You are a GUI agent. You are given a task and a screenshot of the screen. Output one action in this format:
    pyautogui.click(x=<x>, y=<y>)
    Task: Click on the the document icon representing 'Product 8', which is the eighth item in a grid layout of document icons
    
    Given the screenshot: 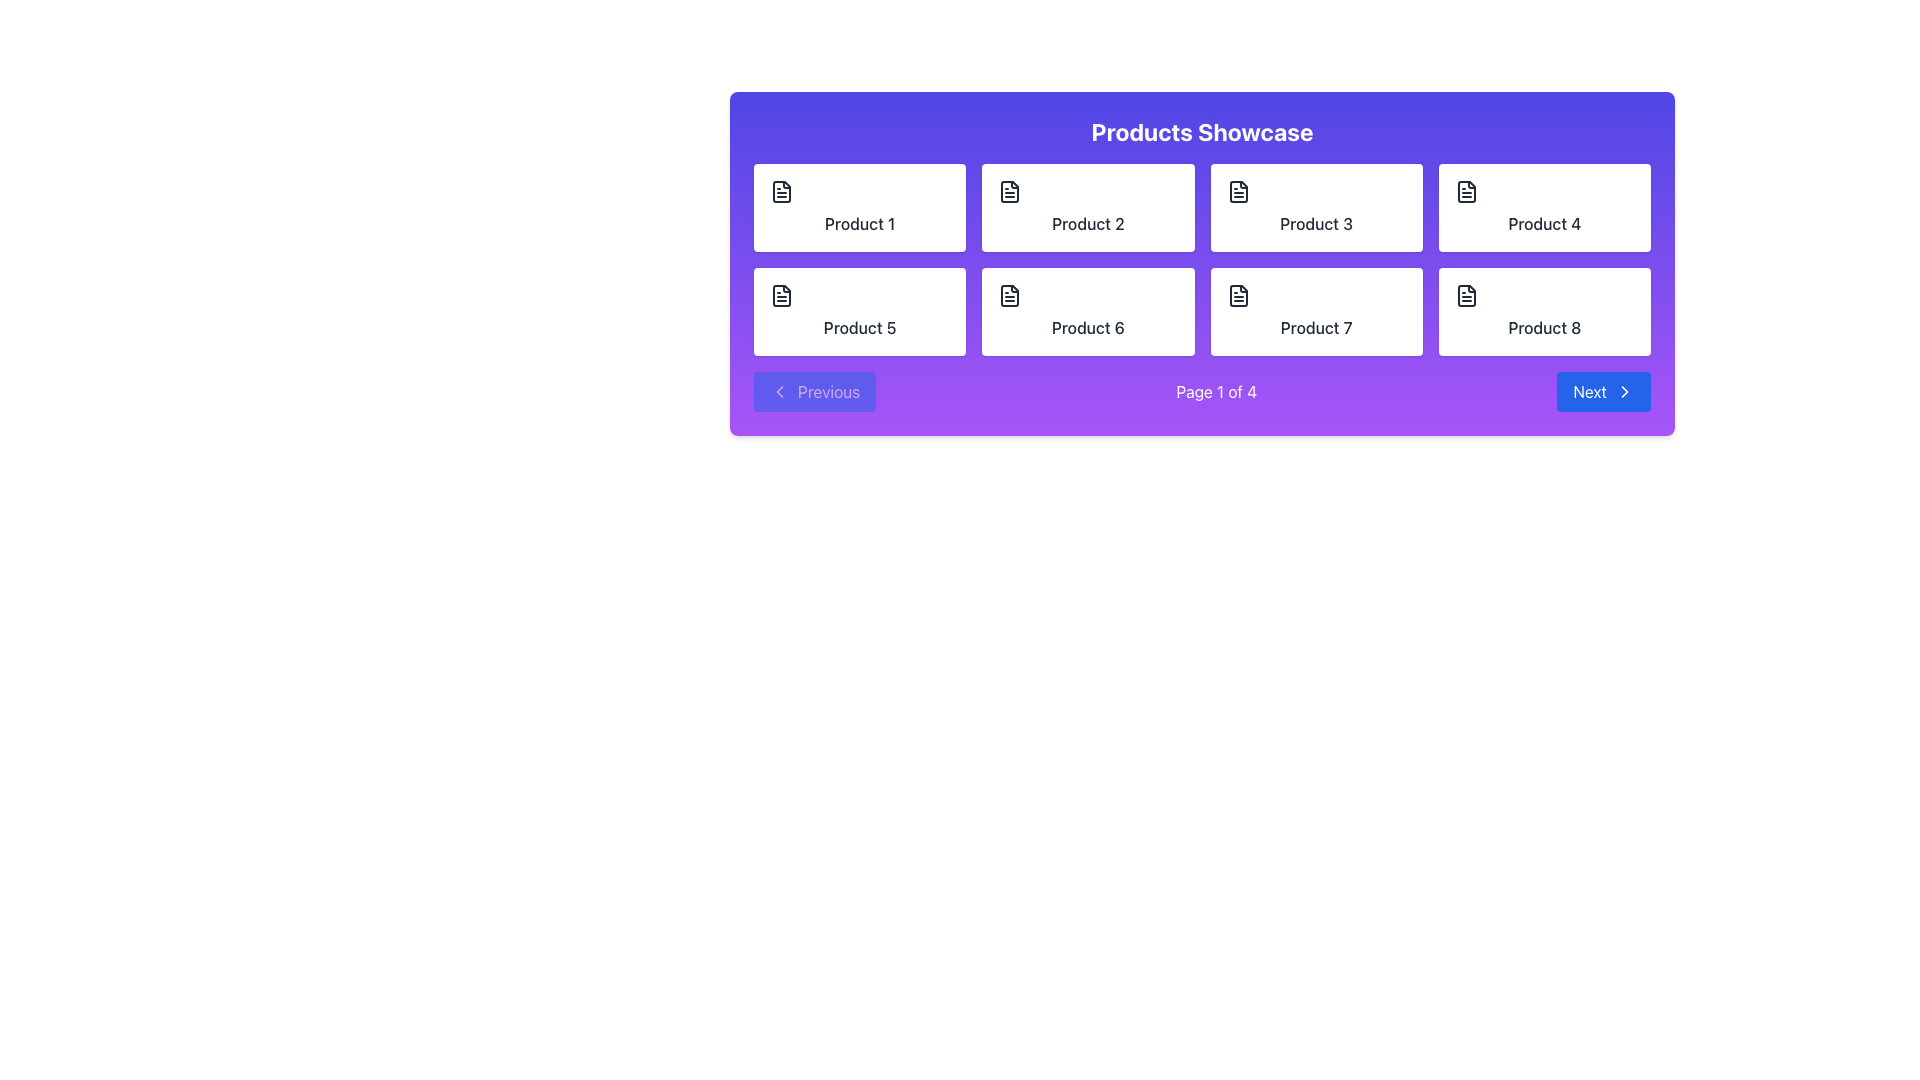 What is the action you would take?
    pyautogui.click(x=1466, y=296)
    